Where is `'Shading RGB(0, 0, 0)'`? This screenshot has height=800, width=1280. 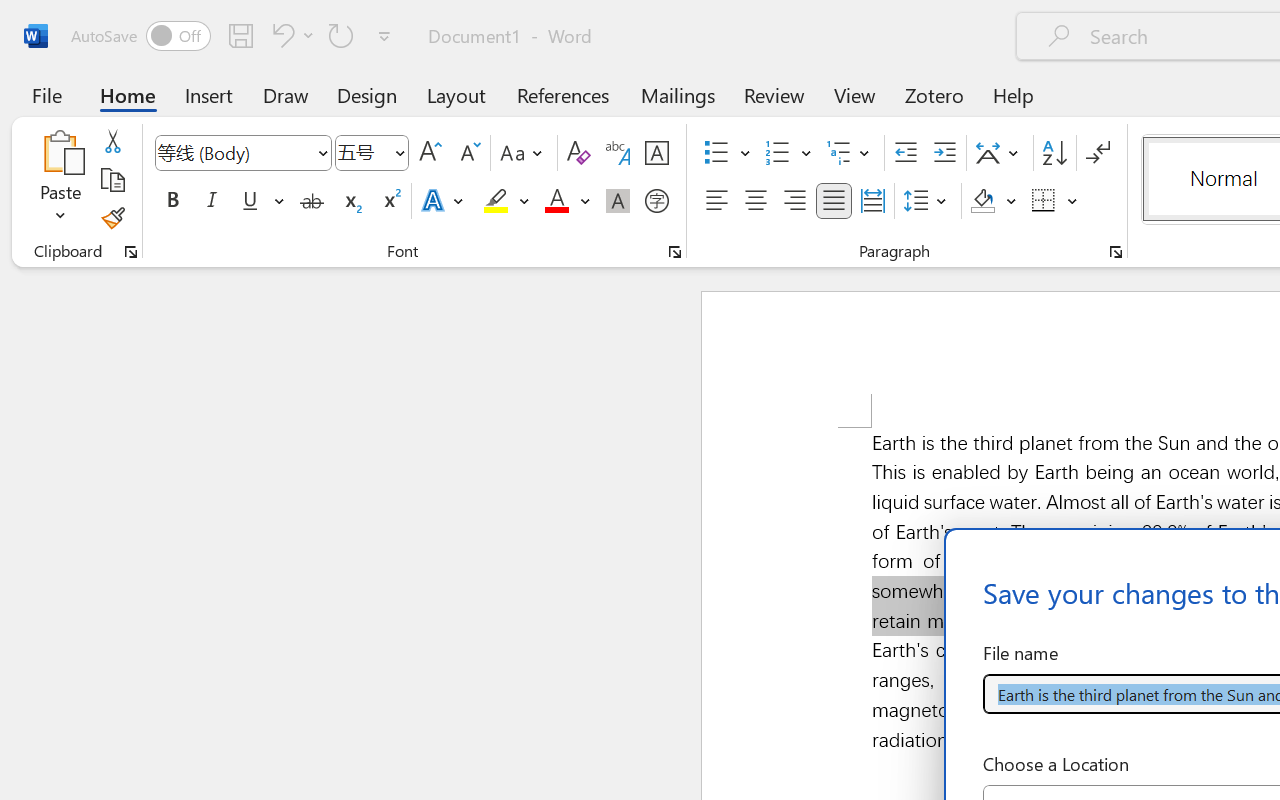 'Shading RGB(0, 0, 0)' is located at coordinates (983, 201).